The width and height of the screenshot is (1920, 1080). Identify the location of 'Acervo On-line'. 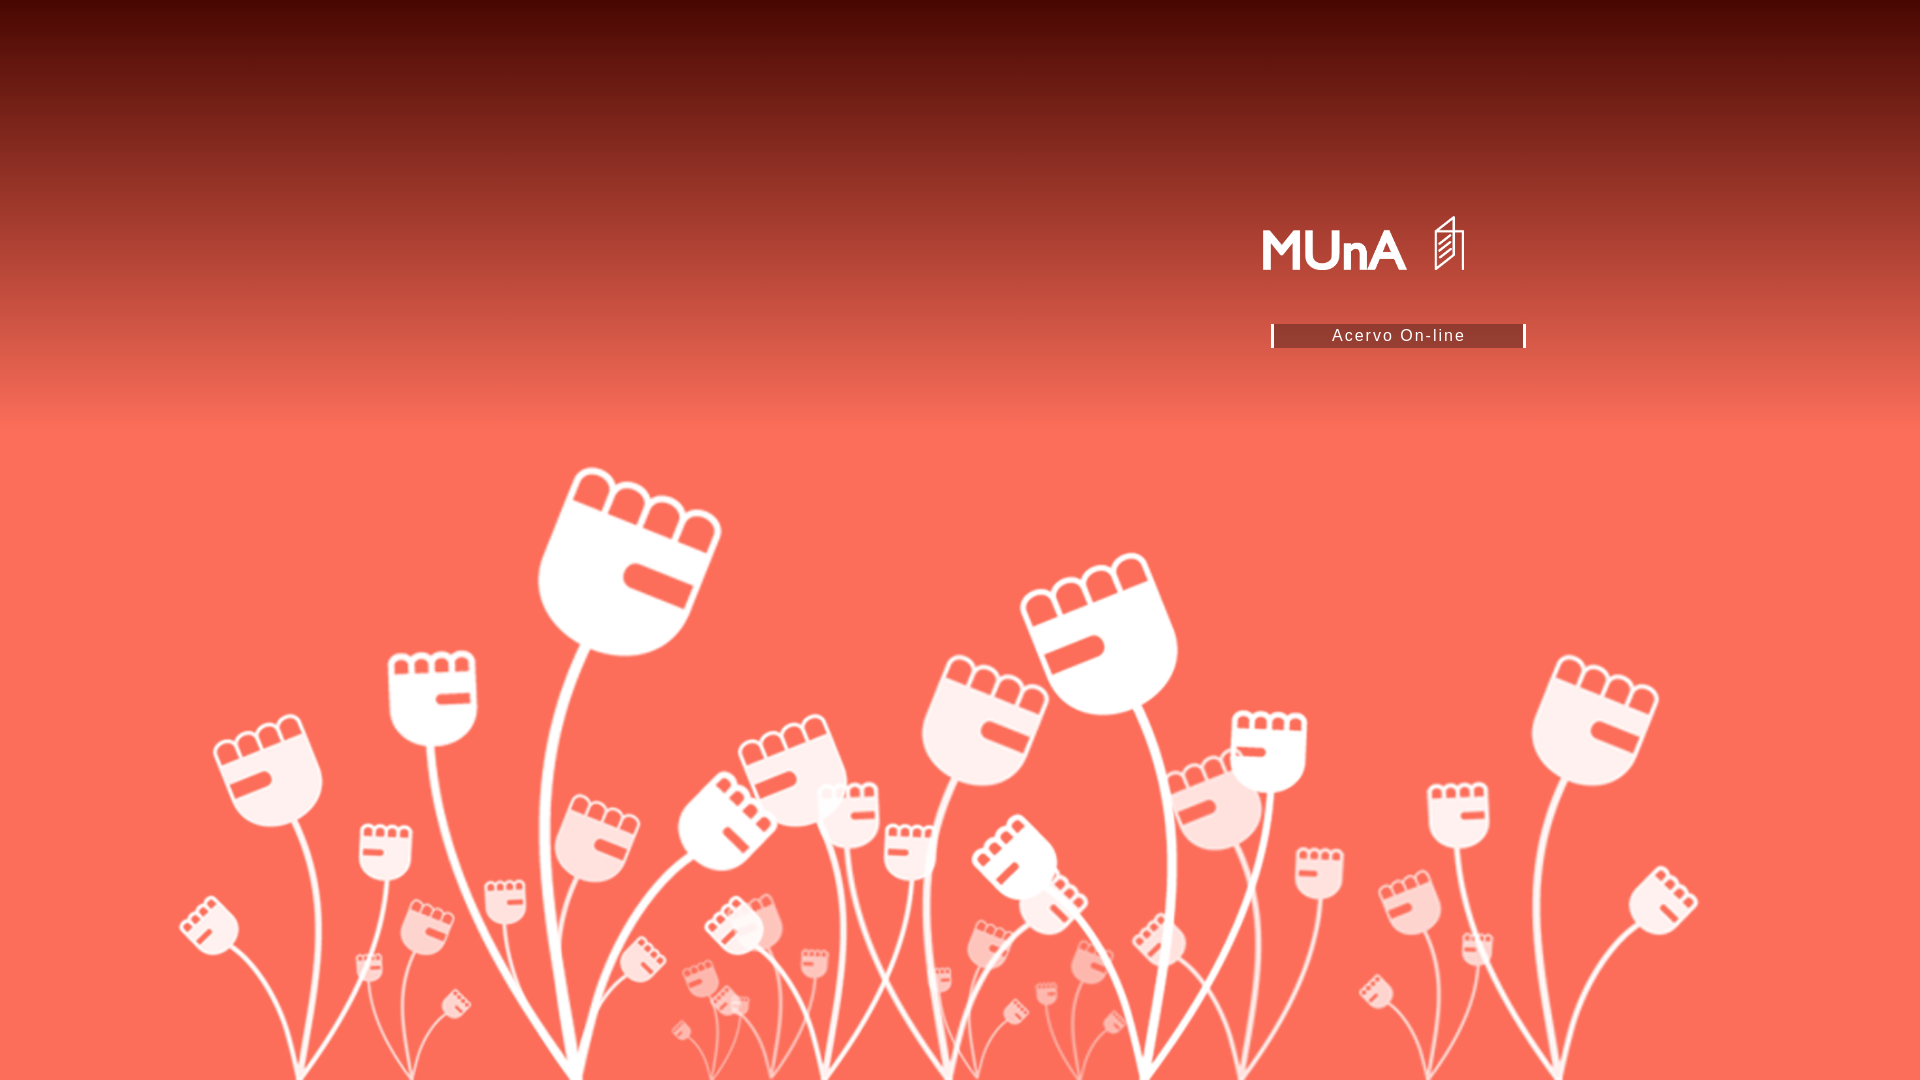
(1397, 334).